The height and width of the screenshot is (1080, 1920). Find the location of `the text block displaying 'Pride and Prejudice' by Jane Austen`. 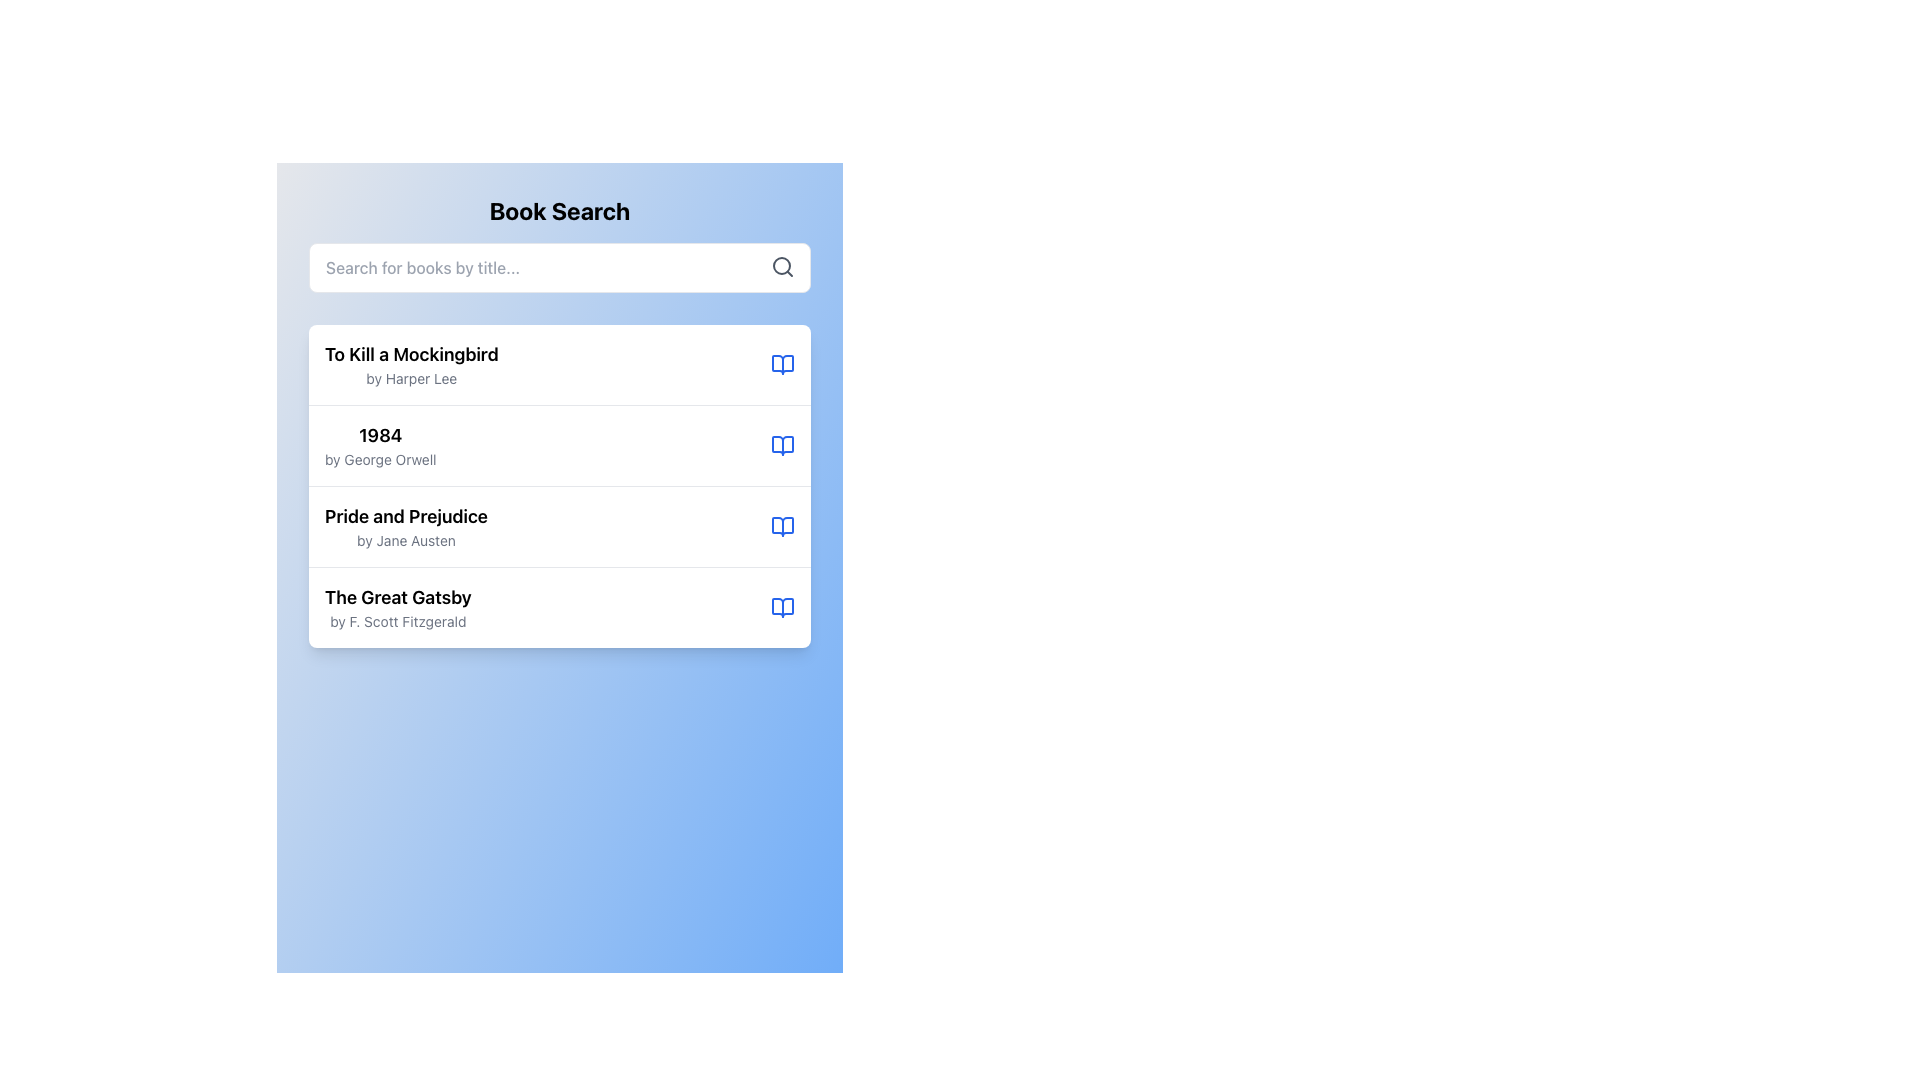

the text block displaying 'Pride and Prejudice' by Jane Austen is located at coordinates (405, 526).